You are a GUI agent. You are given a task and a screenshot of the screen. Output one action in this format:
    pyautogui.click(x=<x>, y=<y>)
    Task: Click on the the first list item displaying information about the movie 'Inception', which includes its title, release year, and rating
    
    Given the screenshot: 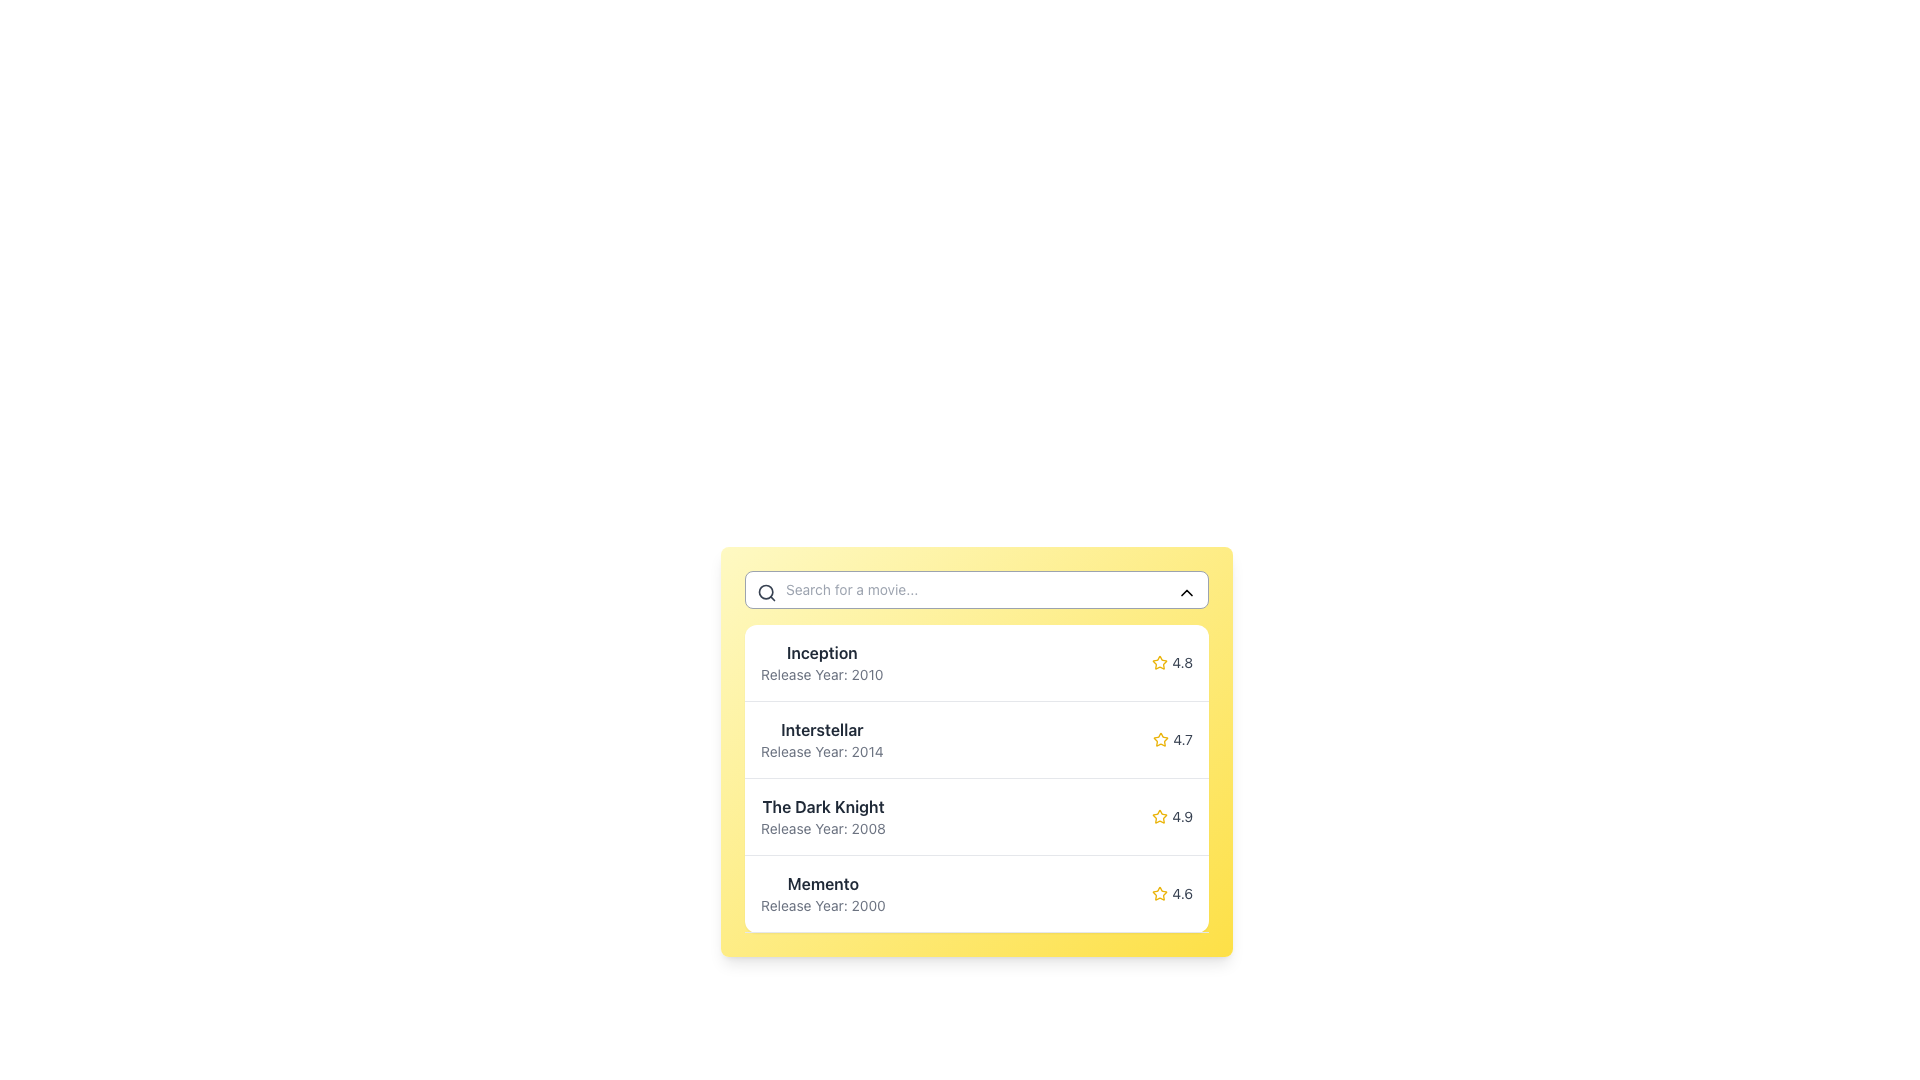 What is the action you would take?
    pyautogui.click(x=977, y=663)
    